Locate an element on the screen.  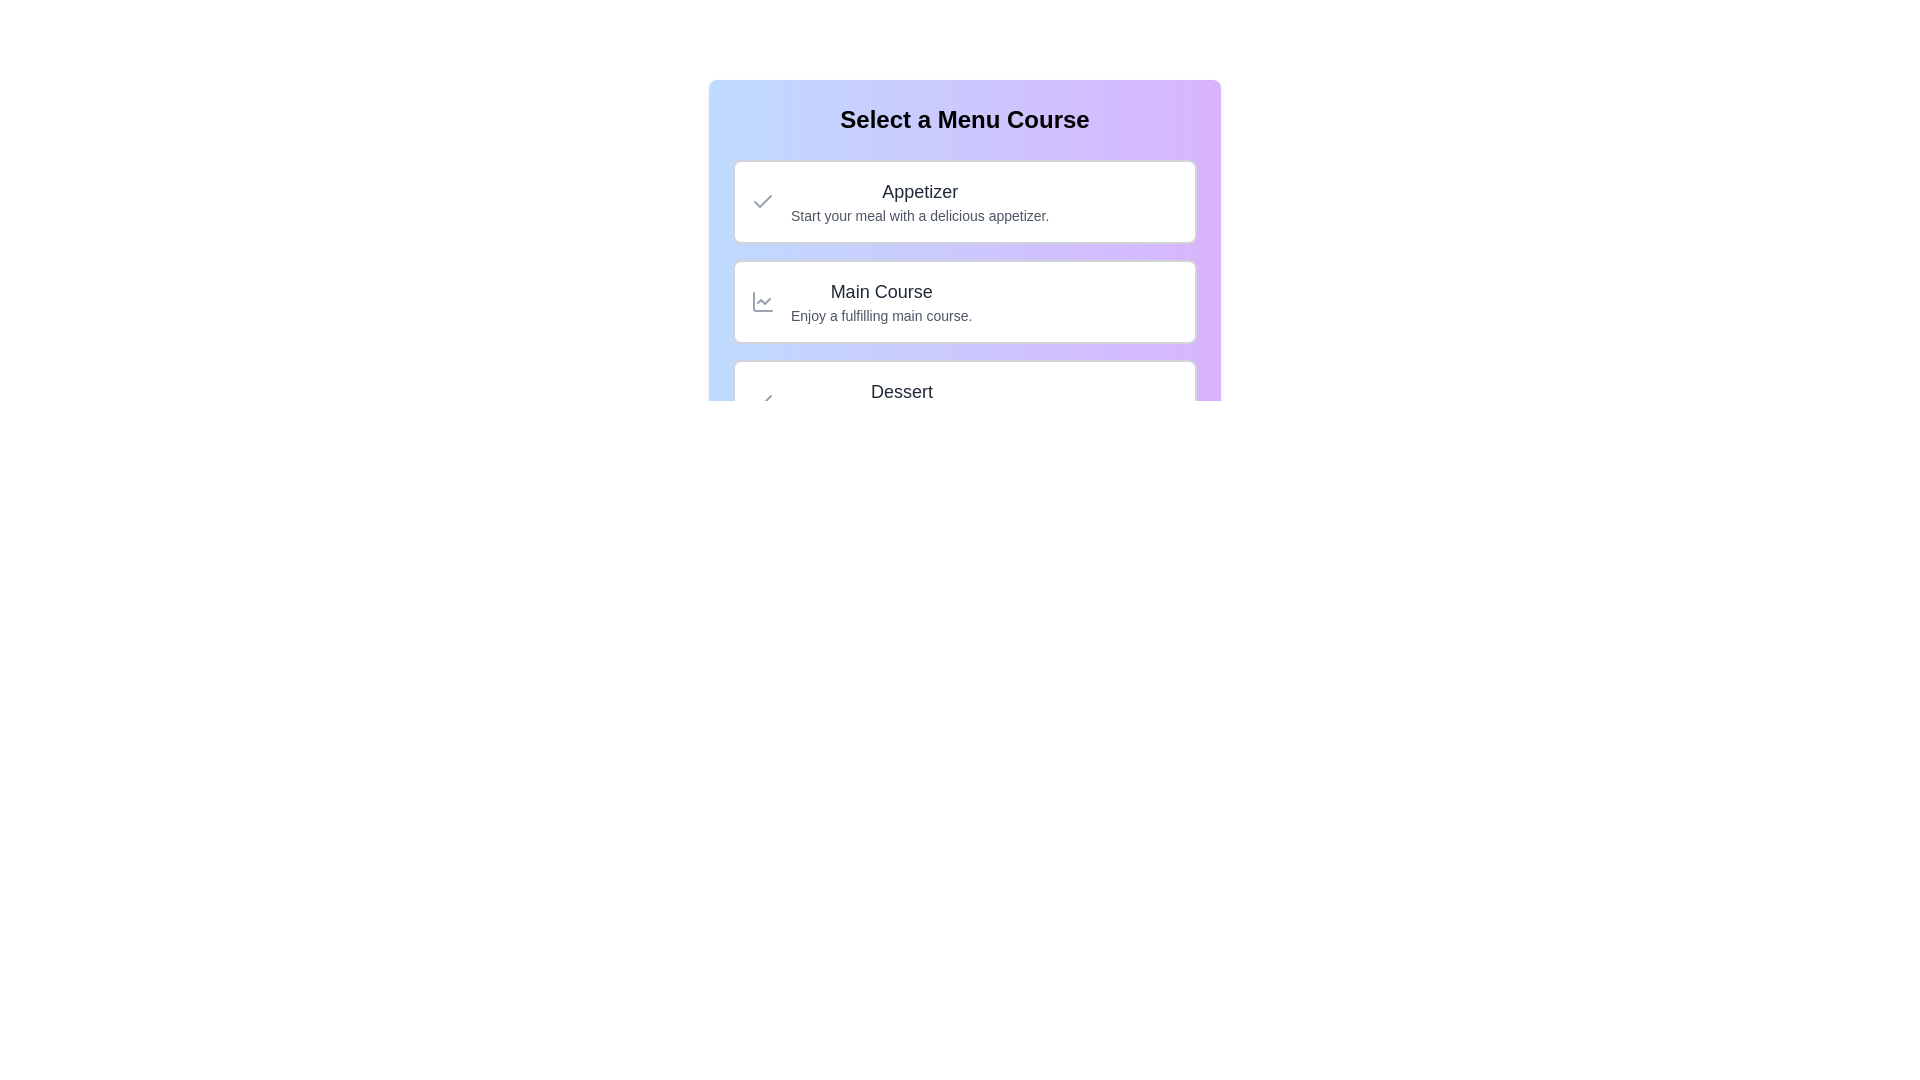
the text label displaying 'Dessert', which is located in the bottom section of the panel containing selectable menu options, specifically the first line of text in the third row is located at coordinates (900, 392).